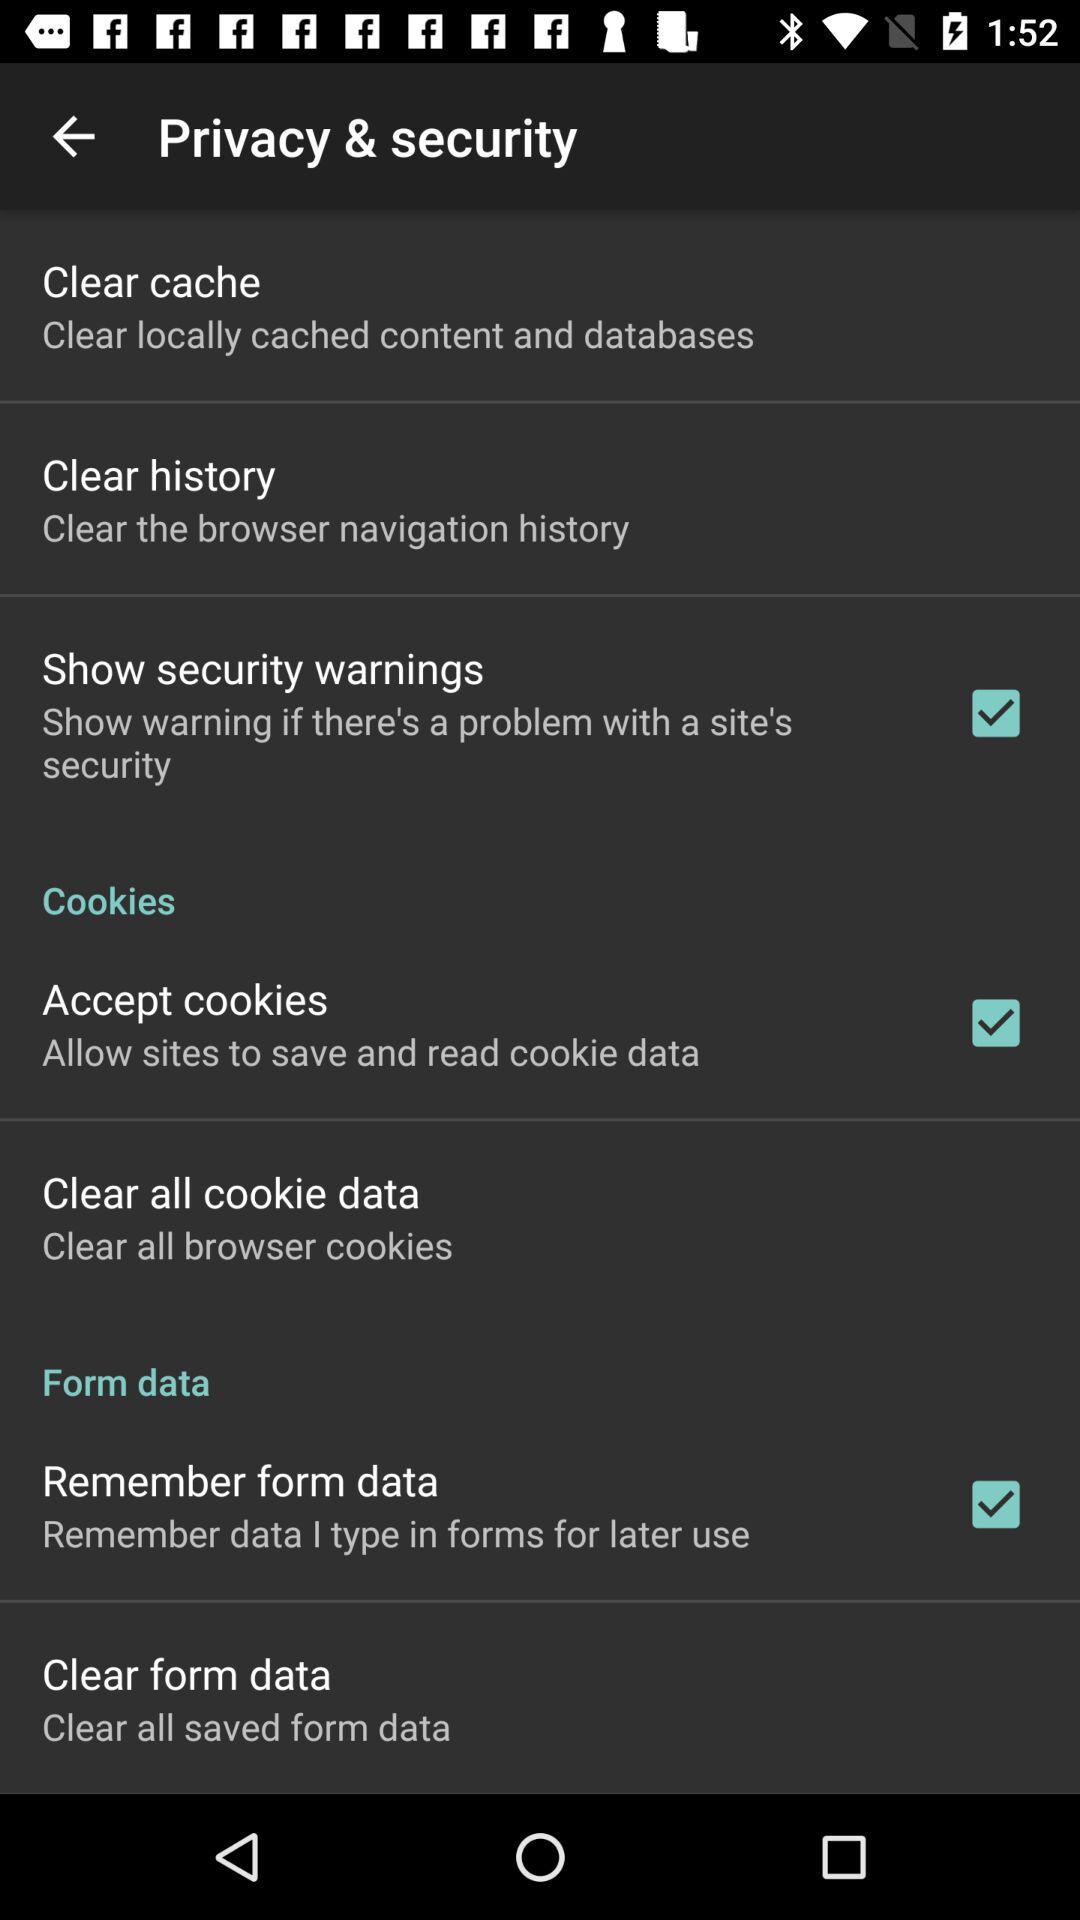  I want to click on icon below the show security warnings app, so click(477, 741).